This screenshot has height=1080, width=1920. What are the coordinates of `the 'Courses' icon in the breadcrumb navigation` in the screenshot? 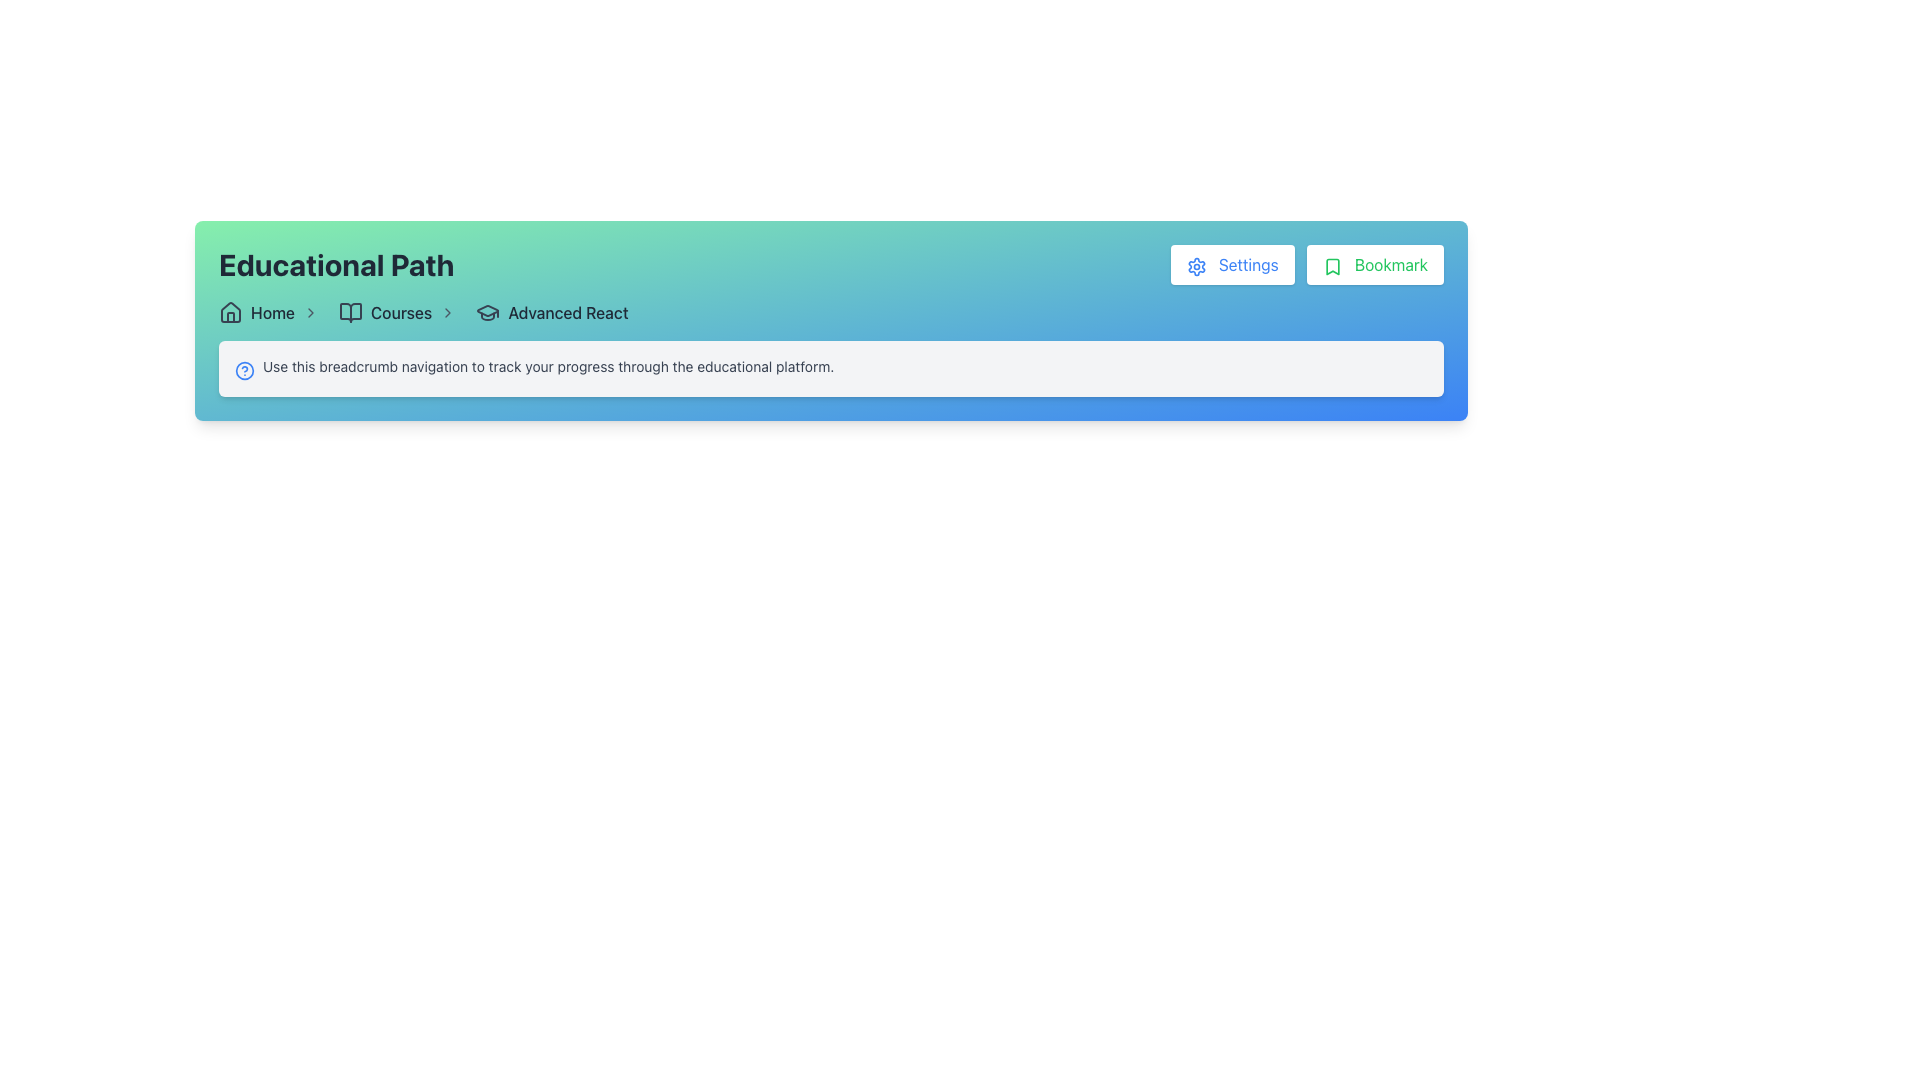 It's located at (350, 312).